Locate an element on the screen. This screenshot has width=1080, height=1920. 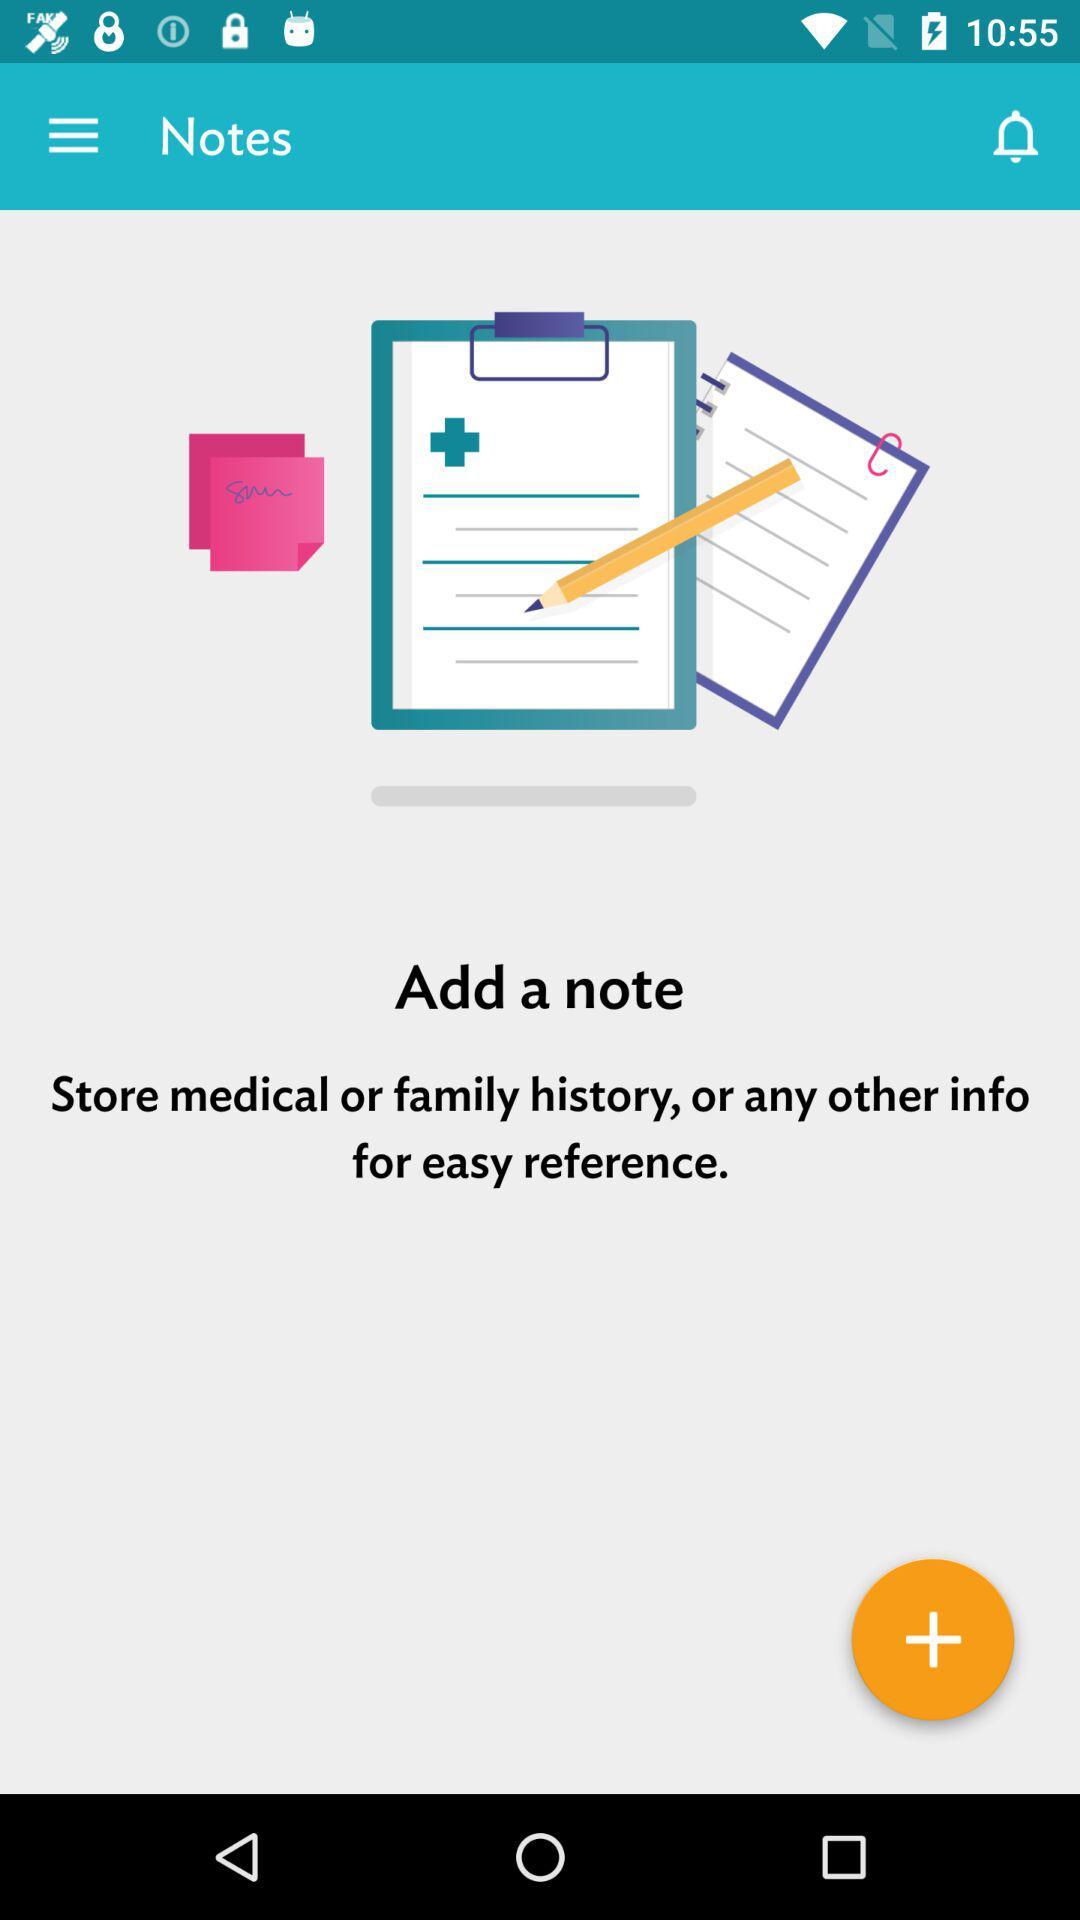
a new note is located at coordinates (933, 1646).